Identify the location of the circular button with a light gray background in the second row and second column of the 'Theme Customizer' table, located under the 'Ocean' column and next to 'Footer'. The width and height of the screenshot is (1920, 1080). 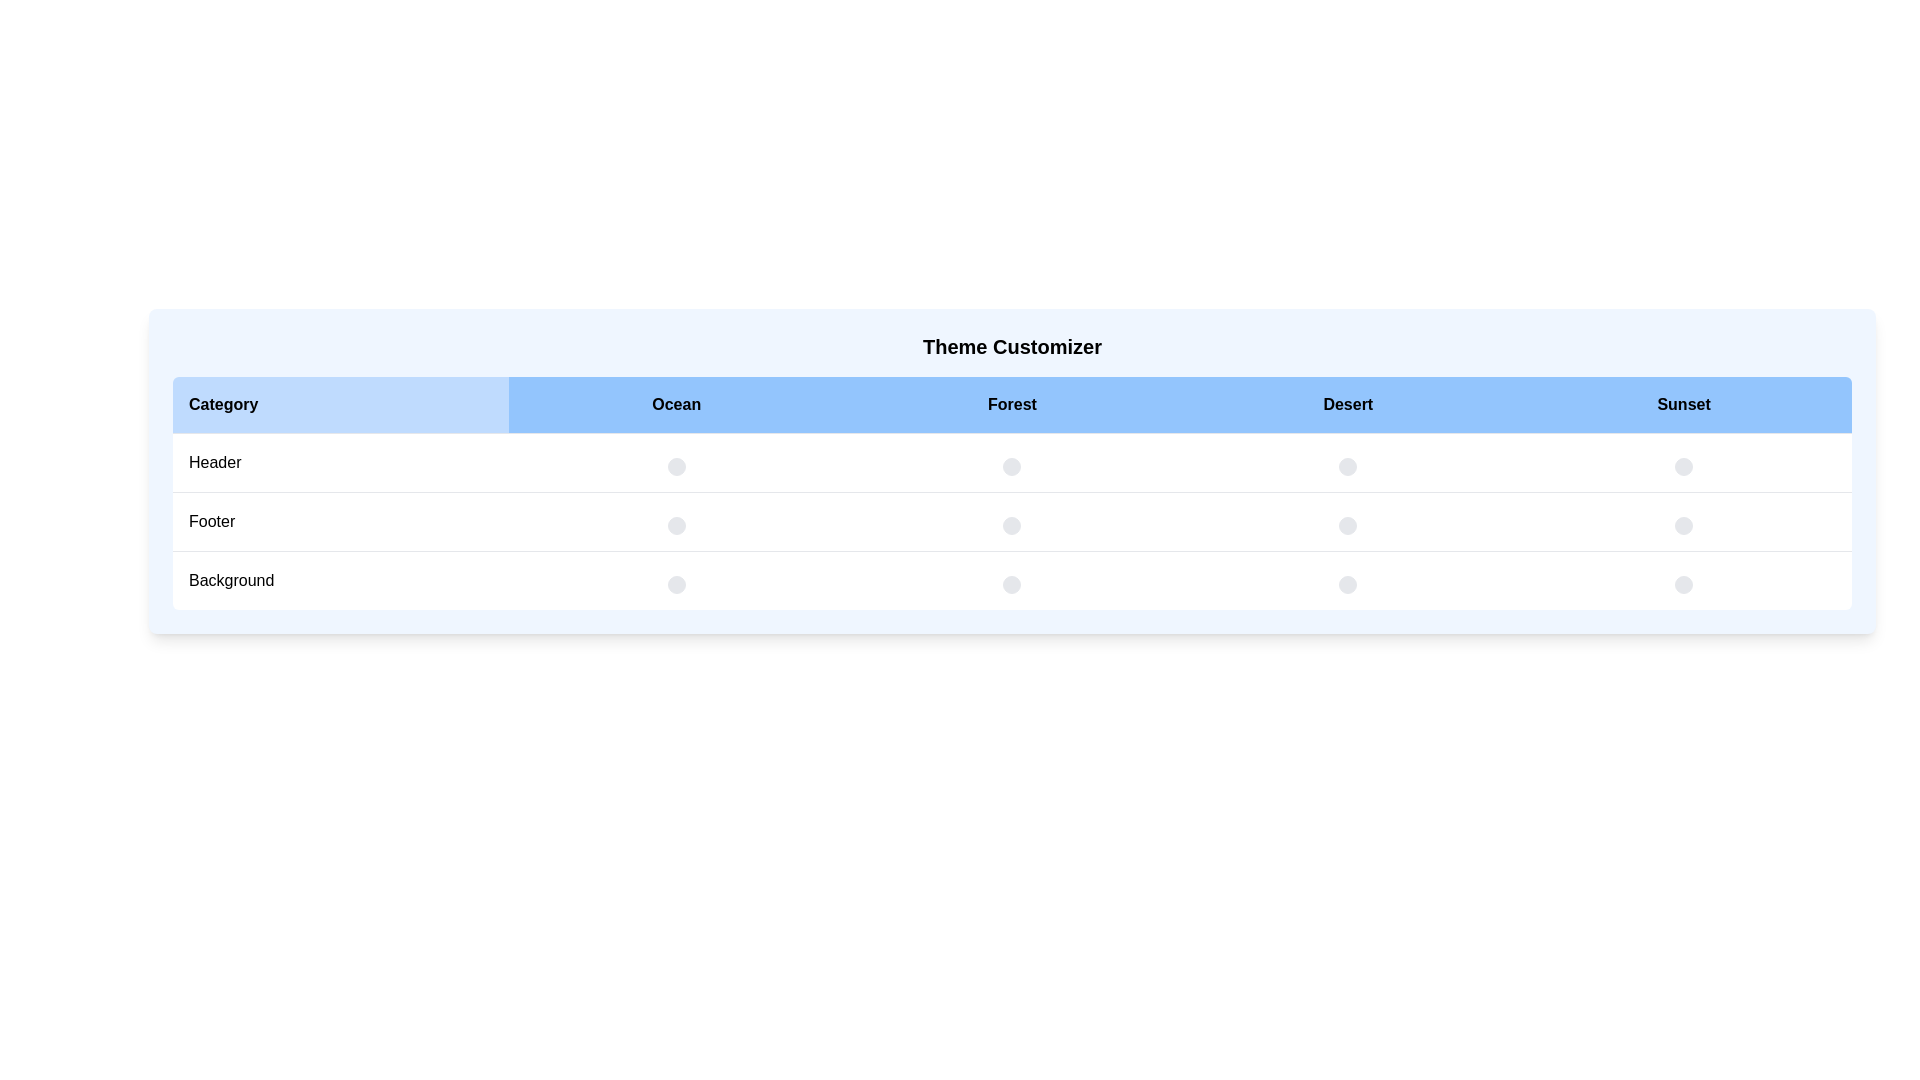
(676, 524).